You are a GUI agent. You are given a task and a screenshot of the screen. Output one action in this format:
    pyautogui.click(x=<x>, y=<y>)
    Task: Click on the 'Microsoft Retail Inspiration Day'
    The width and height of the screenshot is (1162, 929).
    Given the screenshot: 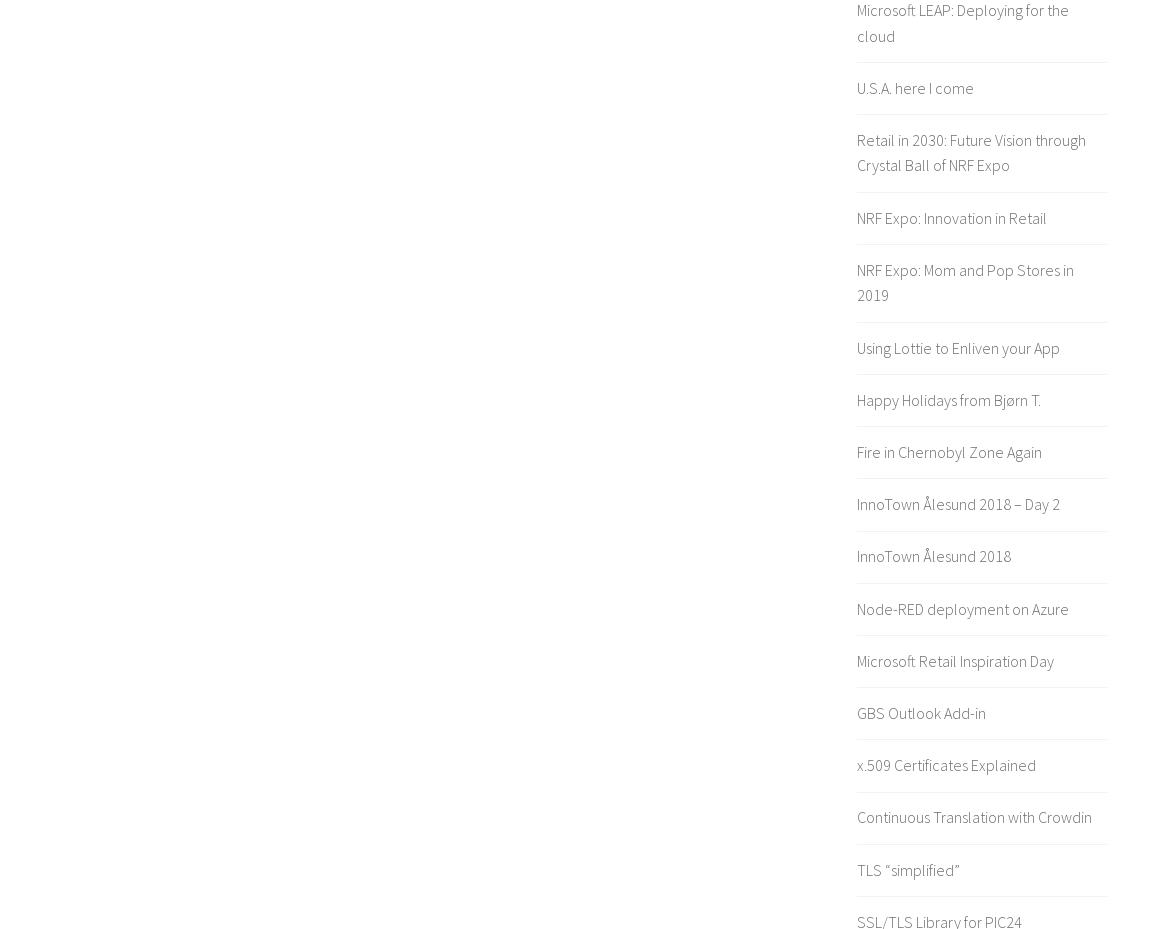 What is the action you would take?
    pyautogui.click(x=954, y=659)
    